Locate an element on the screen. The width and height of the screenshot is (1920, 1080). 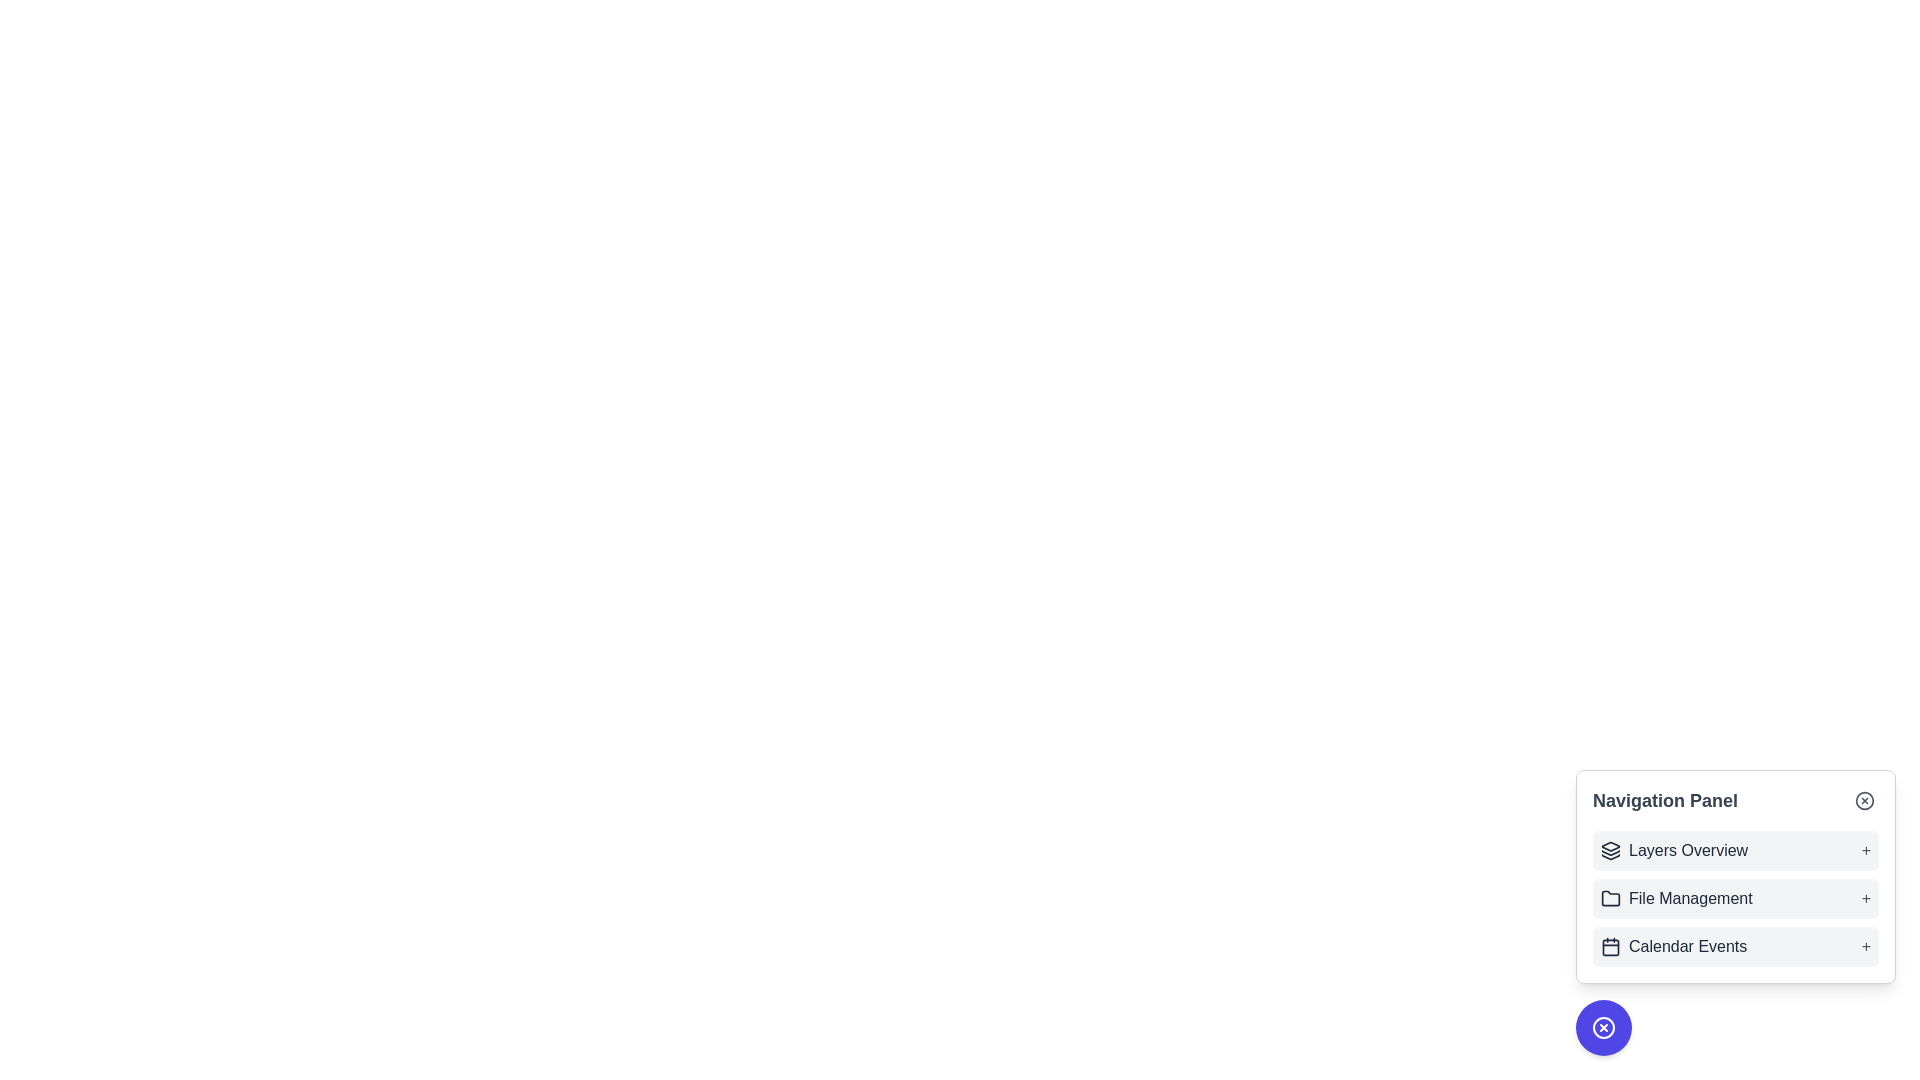
the '+' icon, which is stylized in gray and located at the far-right end of the 'File Management' section in the navigation panel is located at coordinates (1865, 897).